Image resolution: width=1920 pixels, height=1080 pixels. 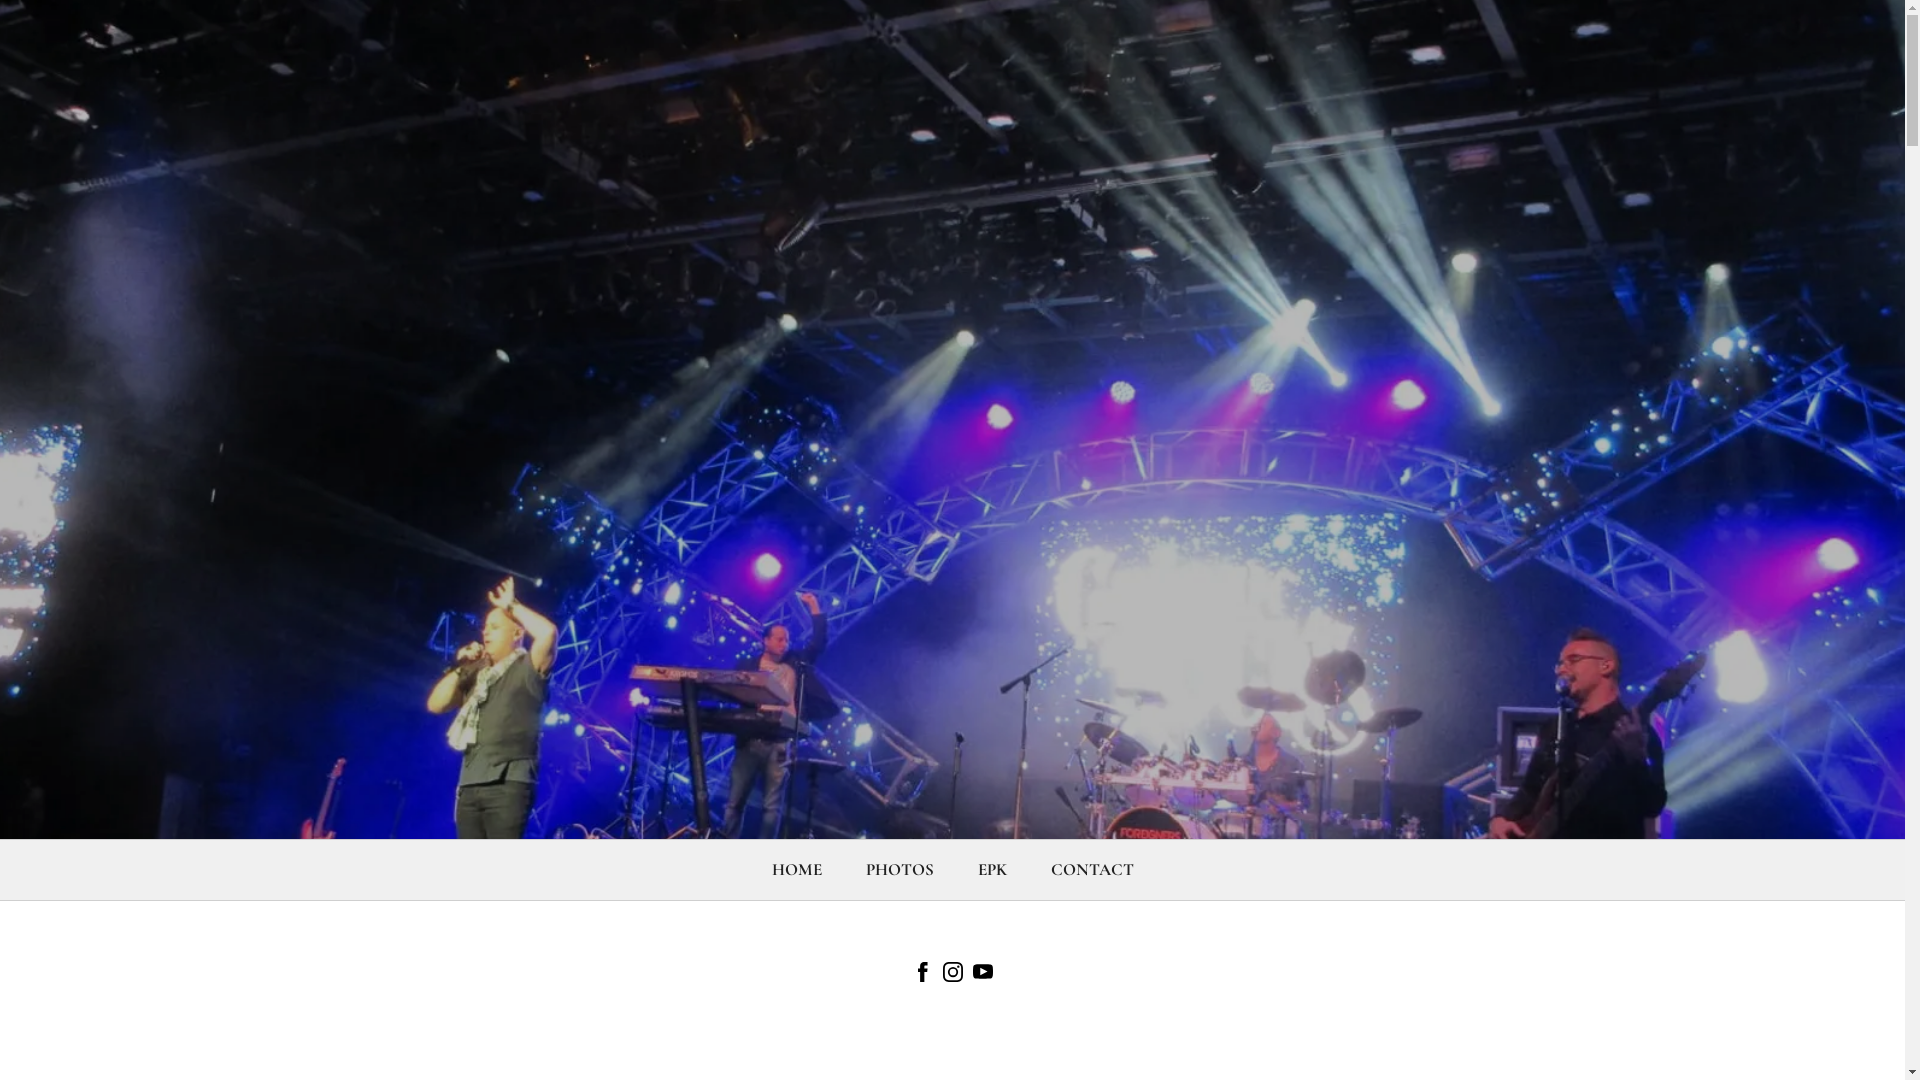 What do you see at coordinates (991, 869) in the screenshot?
I see `'EPK'` at bounding box center [991, 869].